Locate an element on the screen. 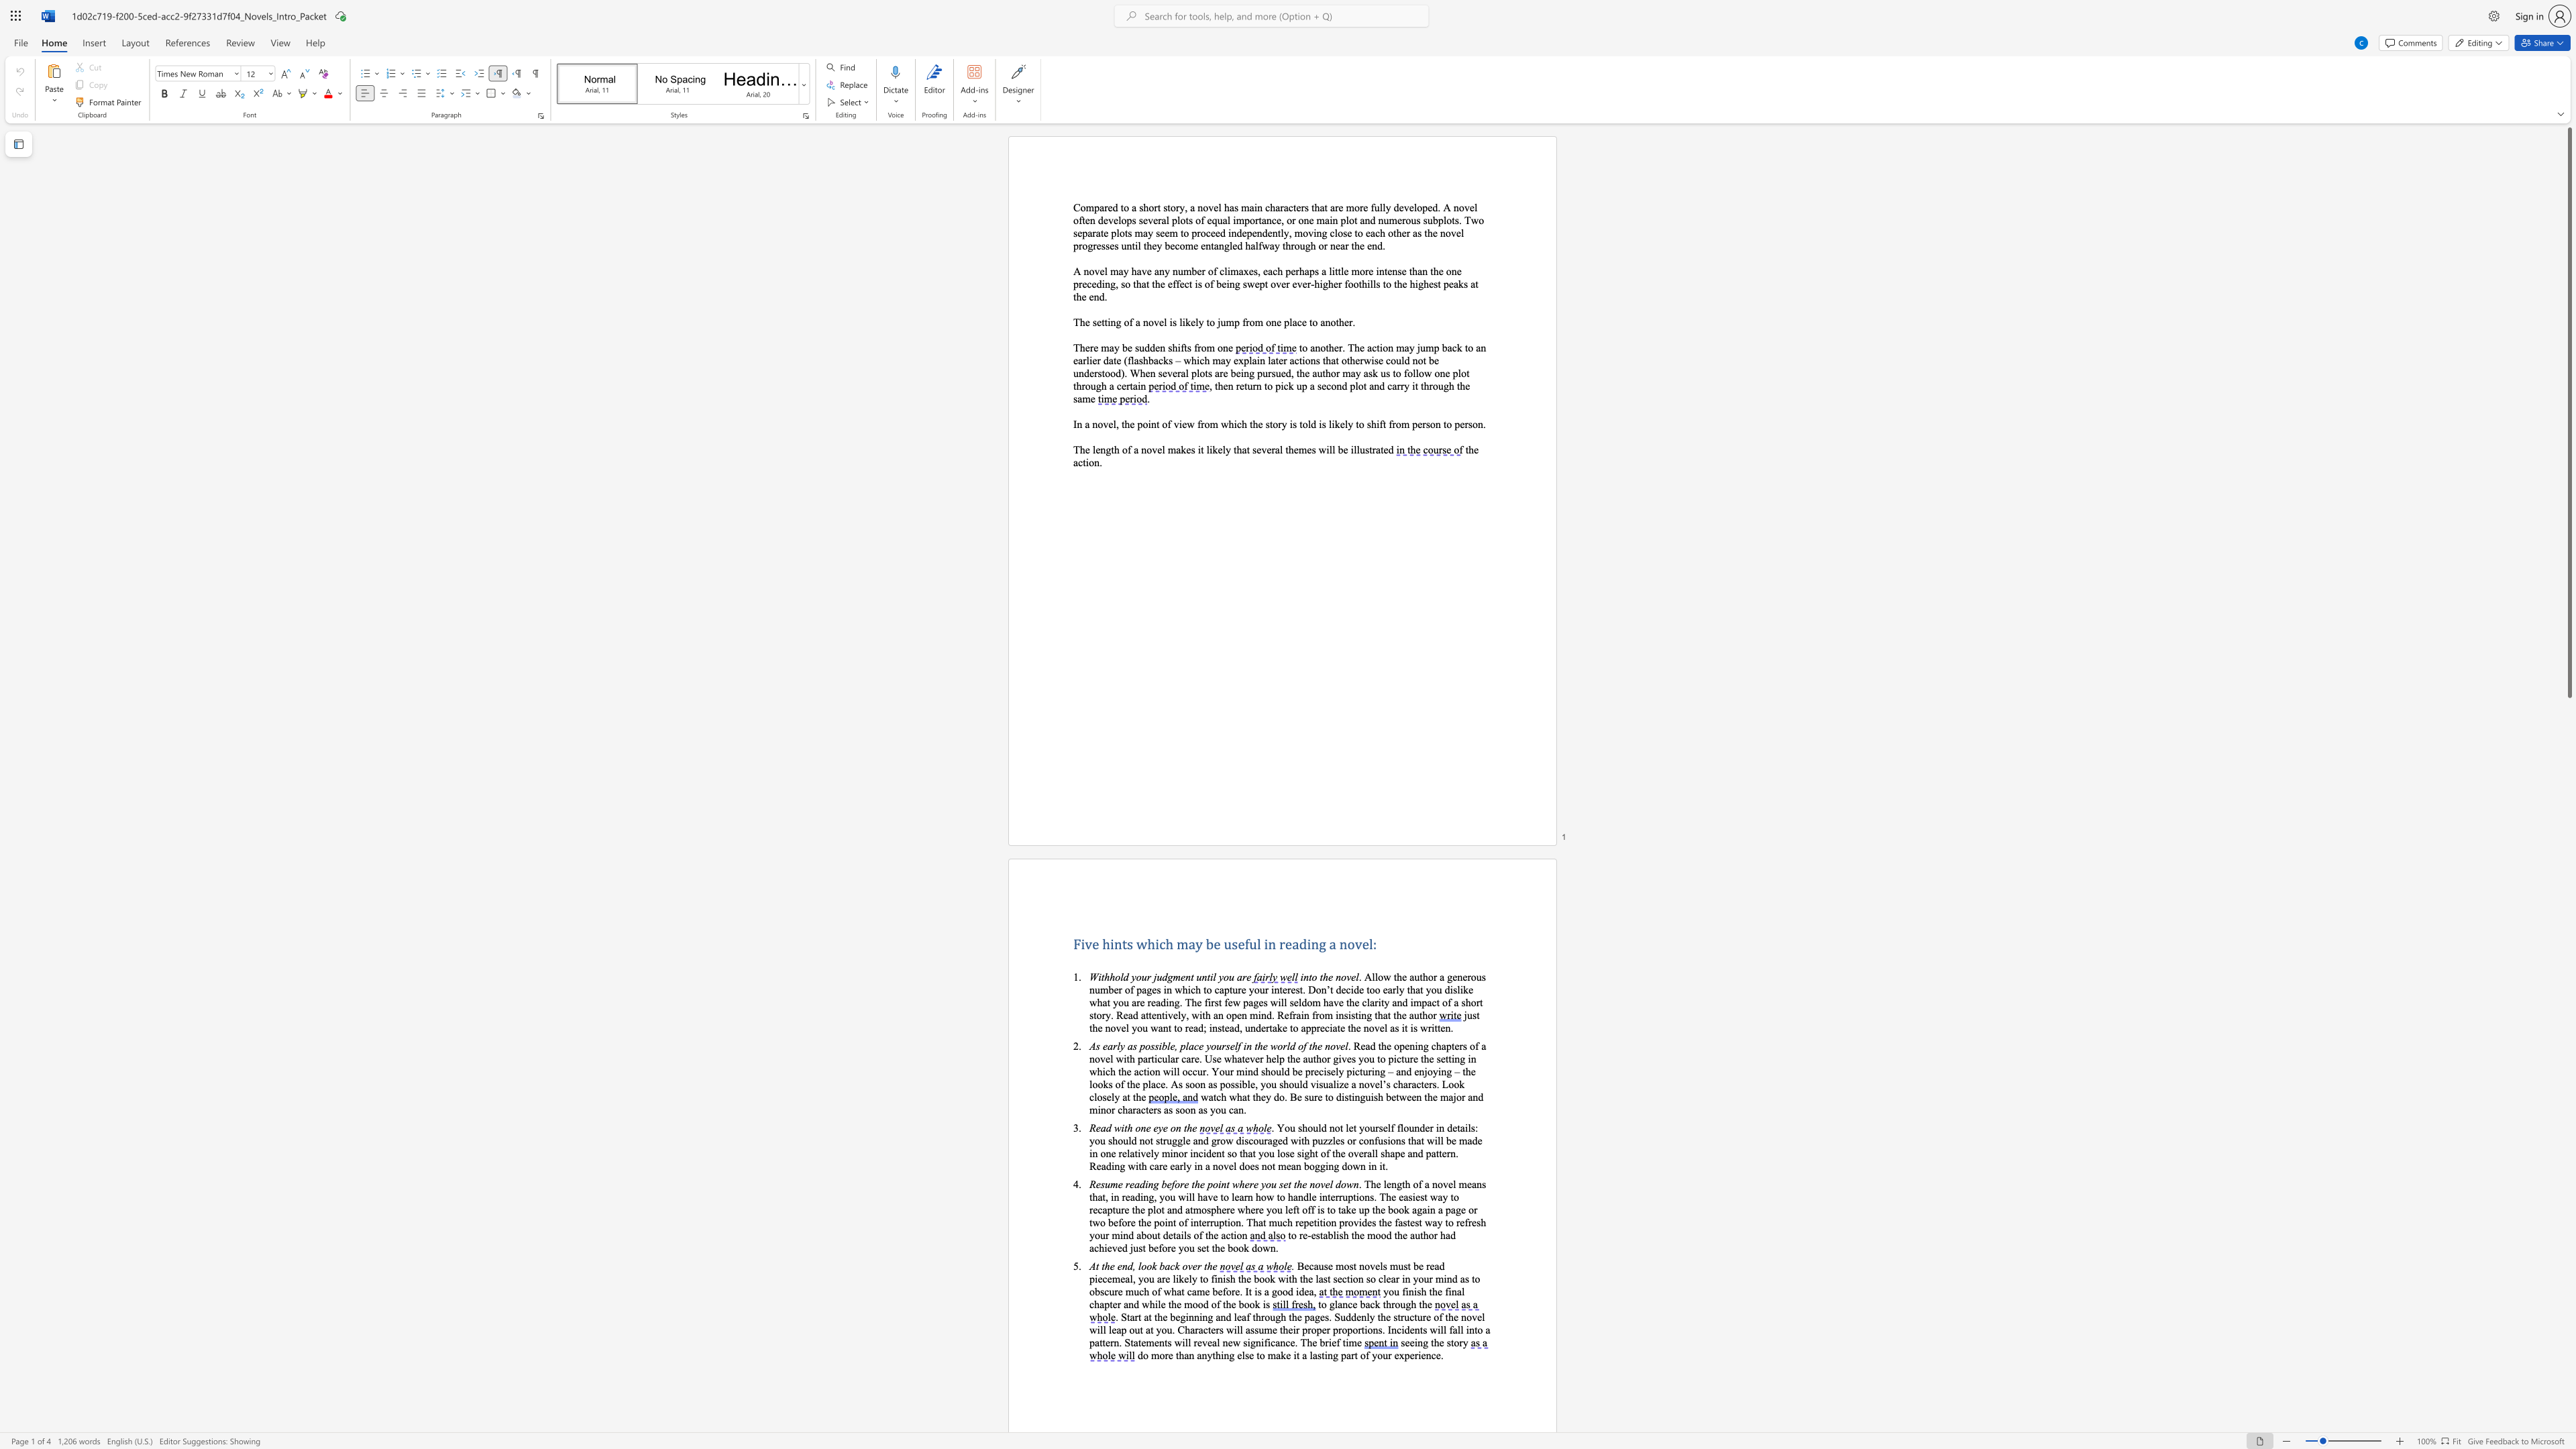 This screenshot has width=2576, height=1449. the subset text "or" within the text "relatively minor" is located at coordinates (1177, 1152).